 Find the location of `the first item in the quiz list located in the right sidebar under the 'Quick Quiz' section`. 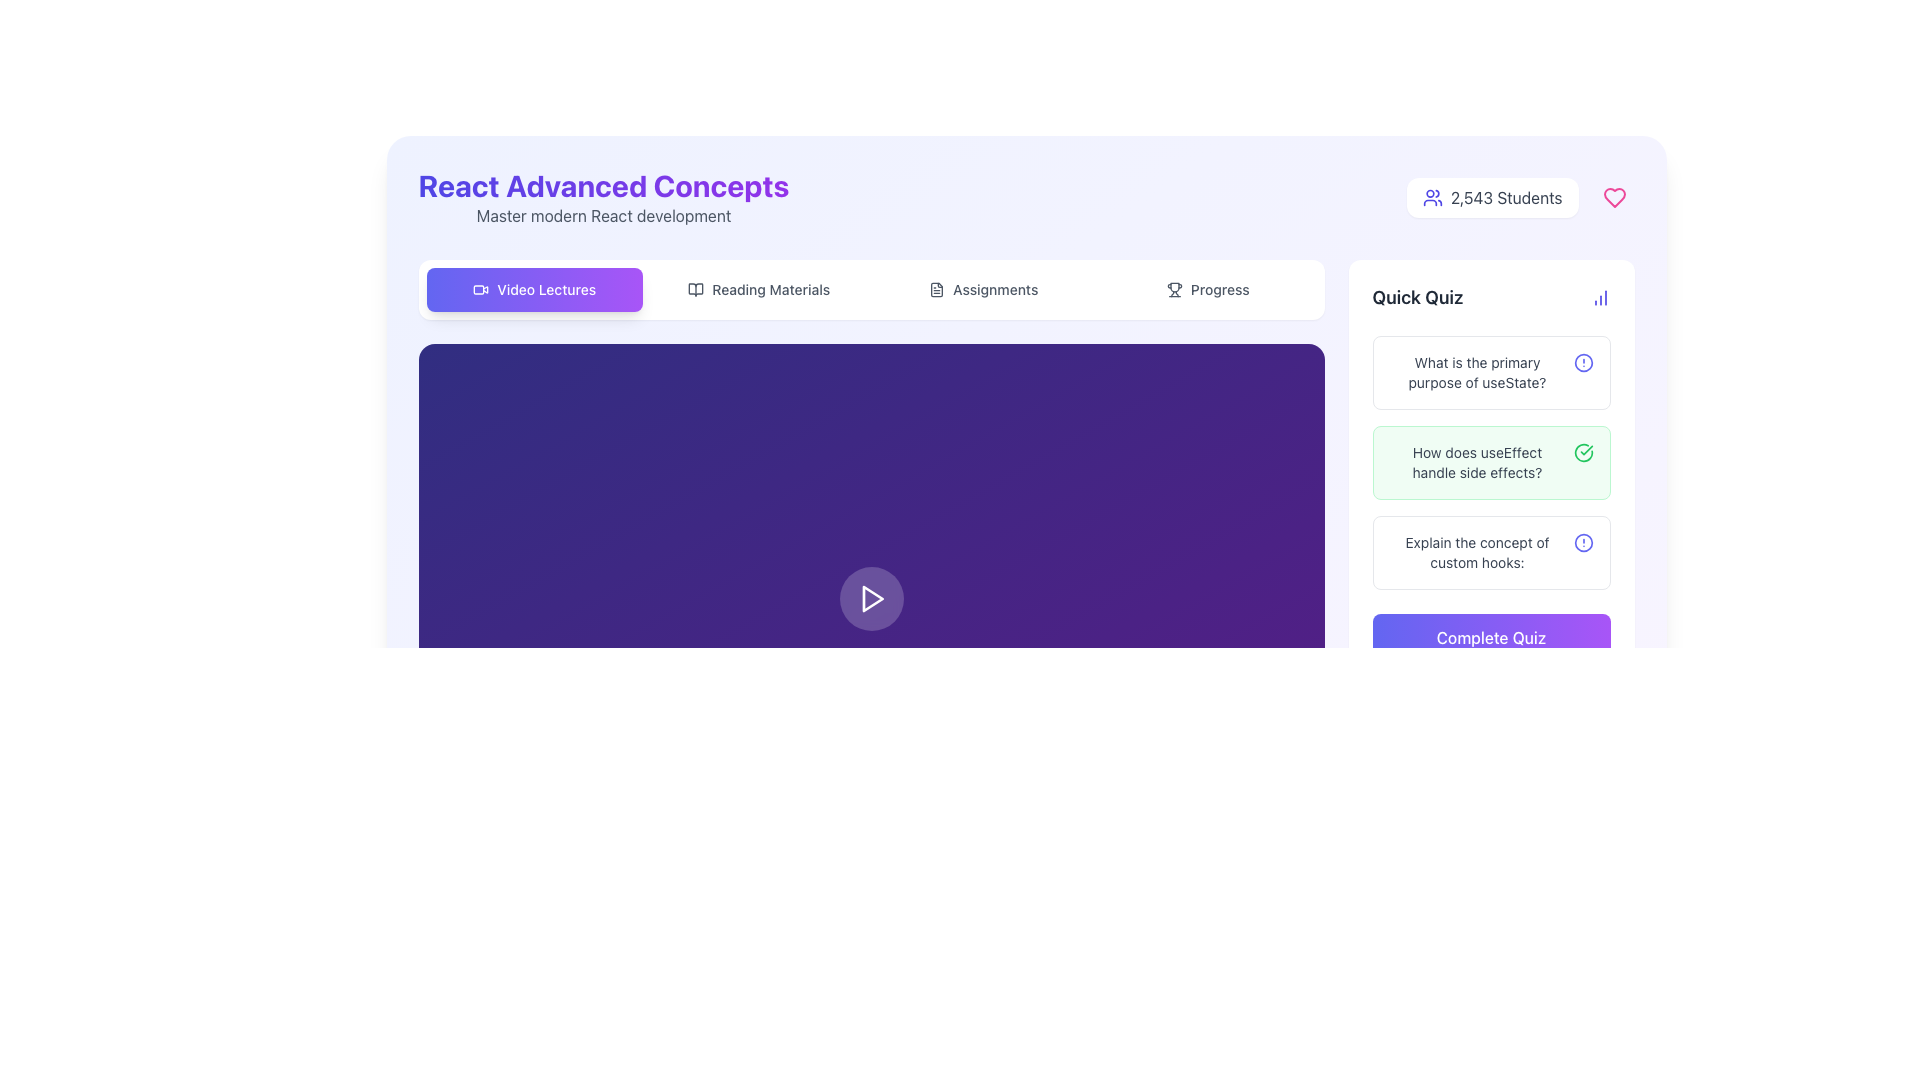

the first item in the quiz list located in the right sidebar under the 'Quick Quiz' section is located at coordinates (1491, 373).